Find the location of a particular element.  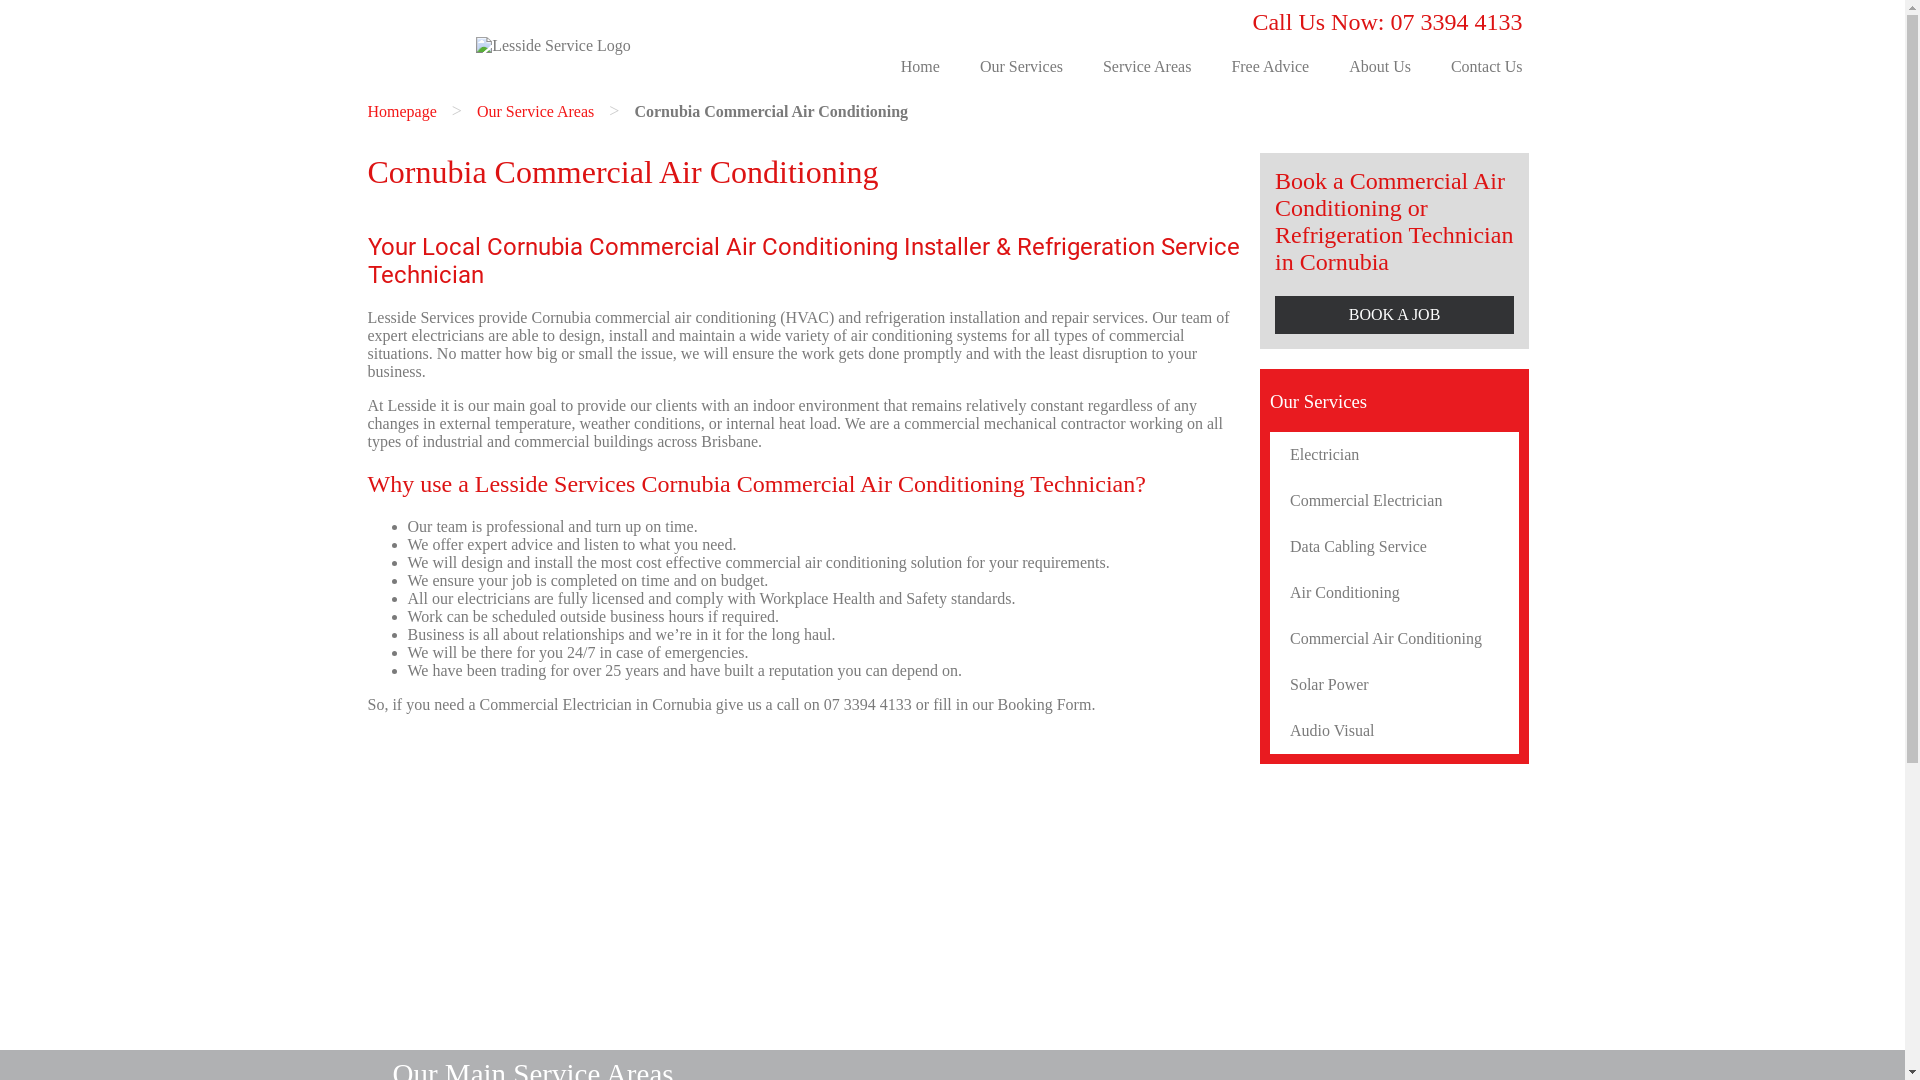

'About Us' is located at coordinates (1379, 65).